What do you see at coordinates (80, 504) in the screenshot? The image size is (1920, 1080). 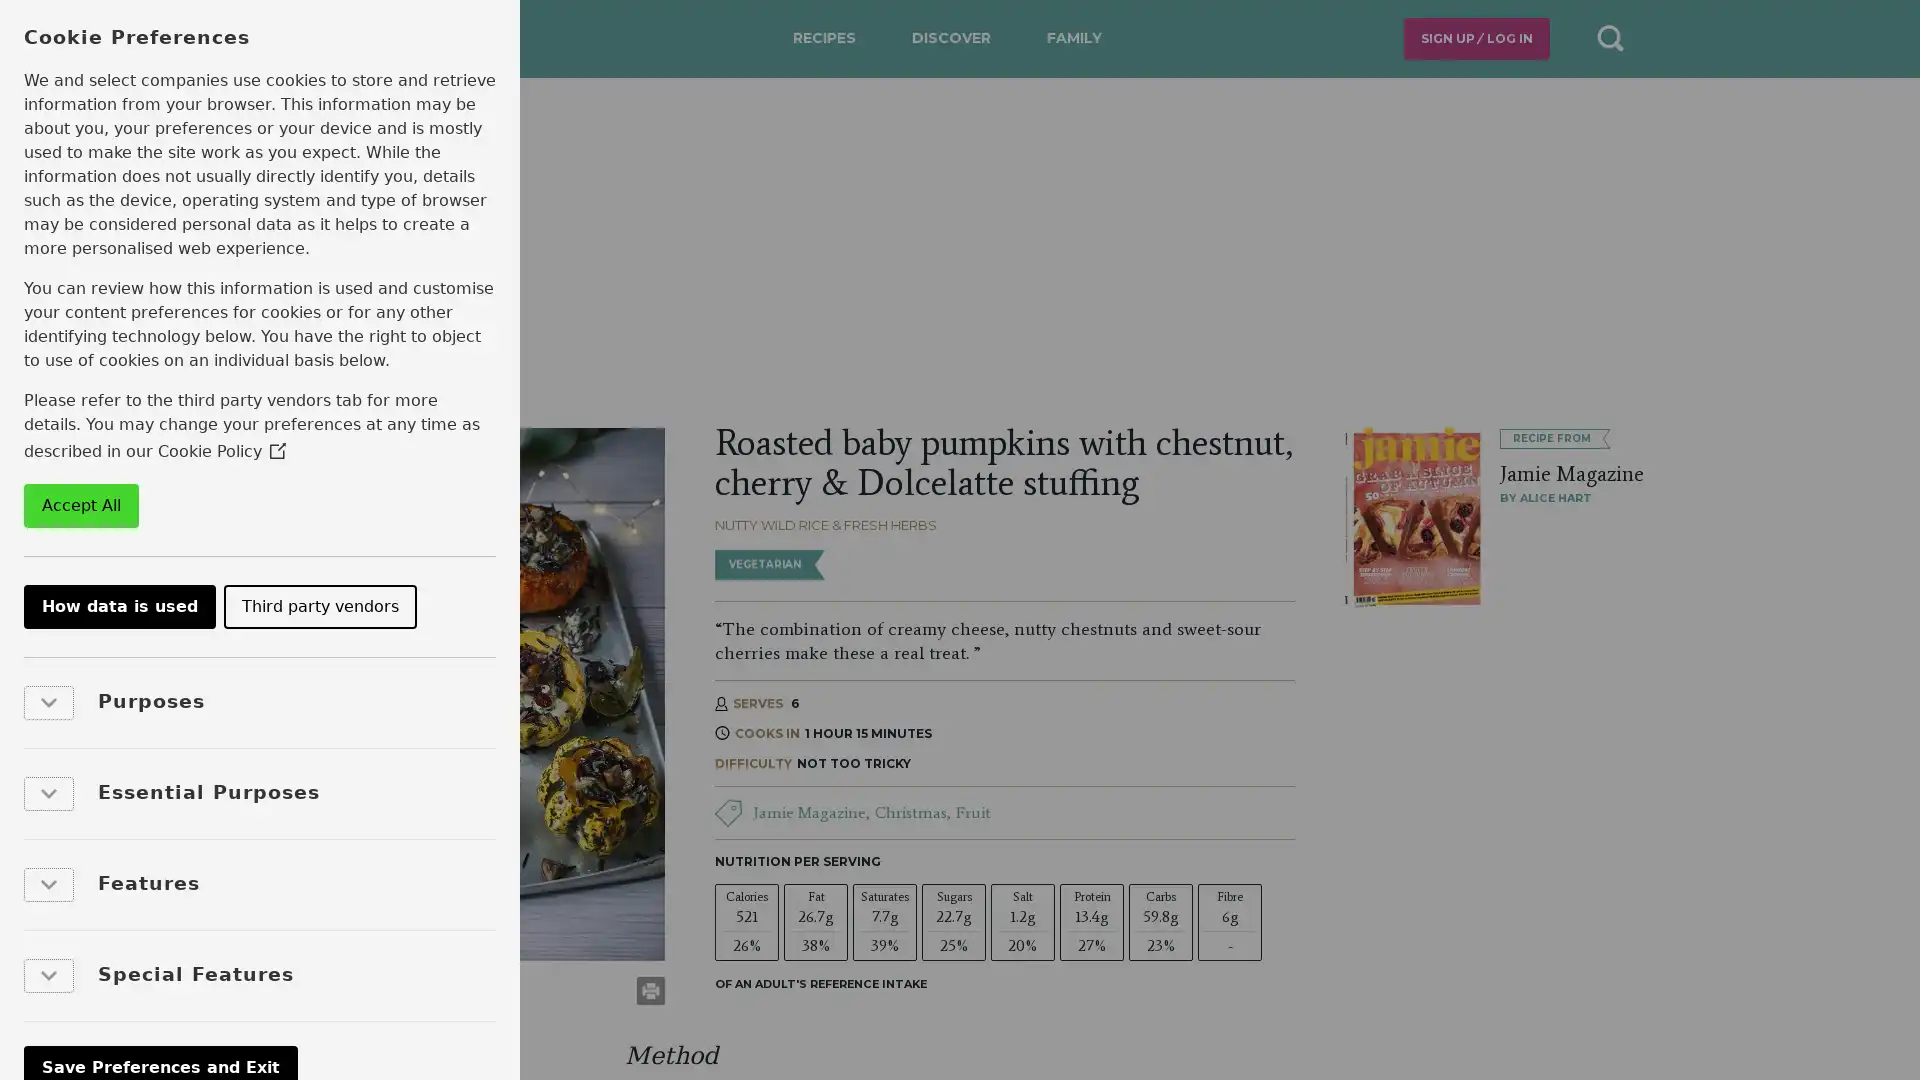 I see `Accept All` at bounding box center [80, 504].